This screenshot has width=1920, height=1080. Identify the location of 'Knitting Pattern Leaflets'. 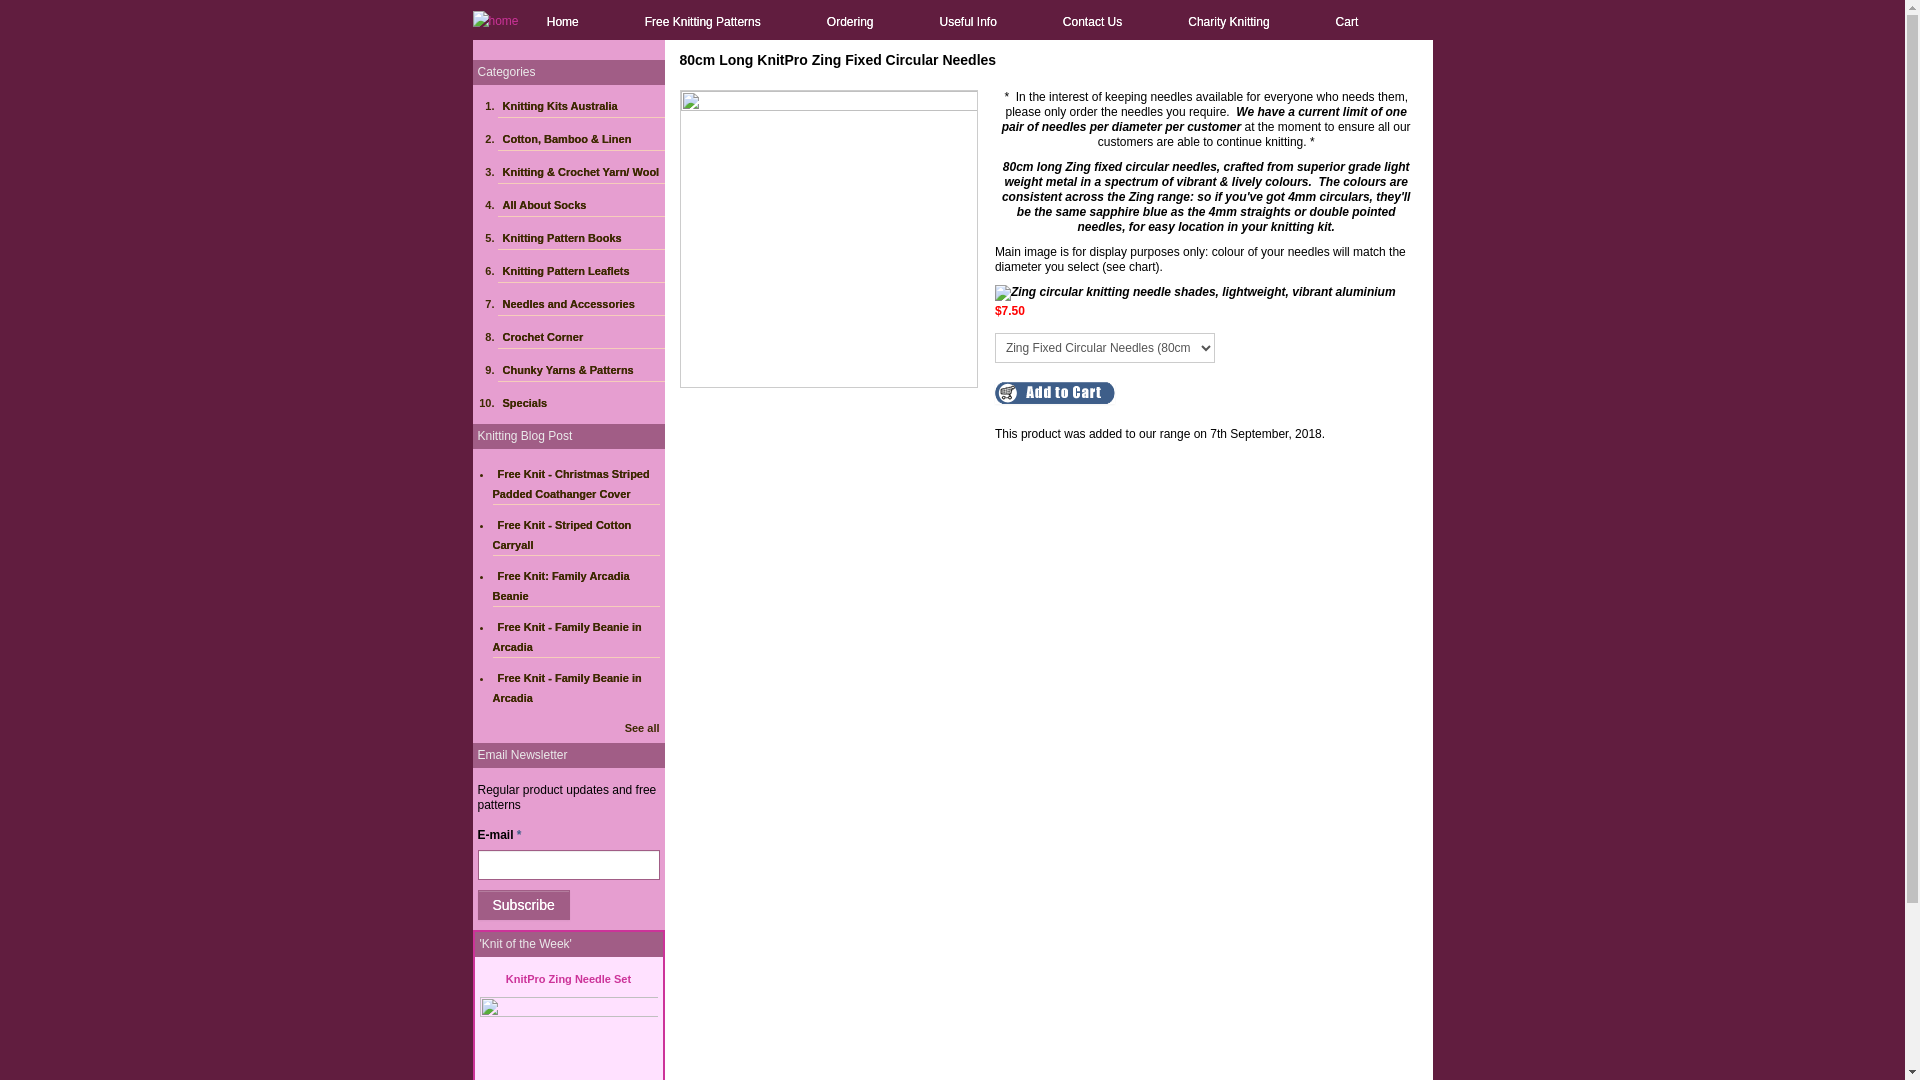
(580, 270).